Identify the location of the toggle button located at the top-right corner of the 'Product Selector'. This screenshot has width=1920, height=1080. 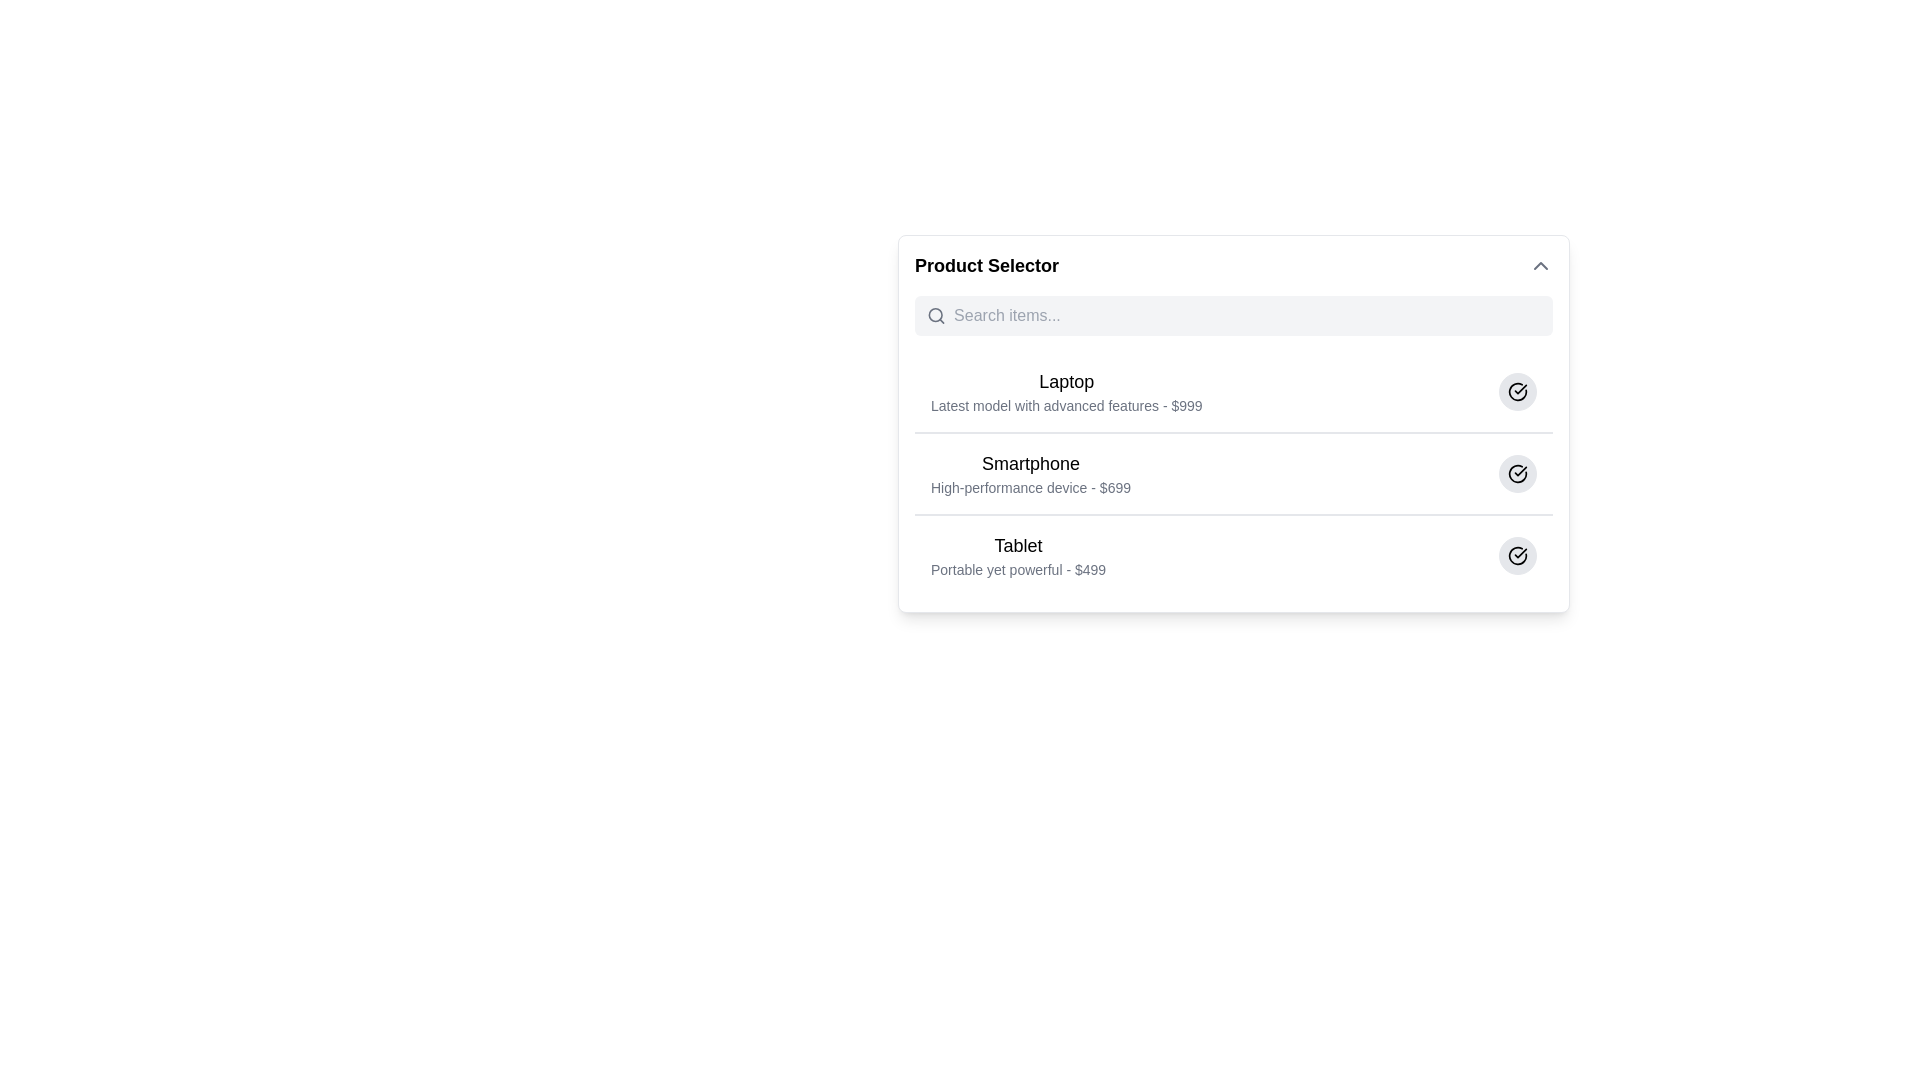
(1539, 265).